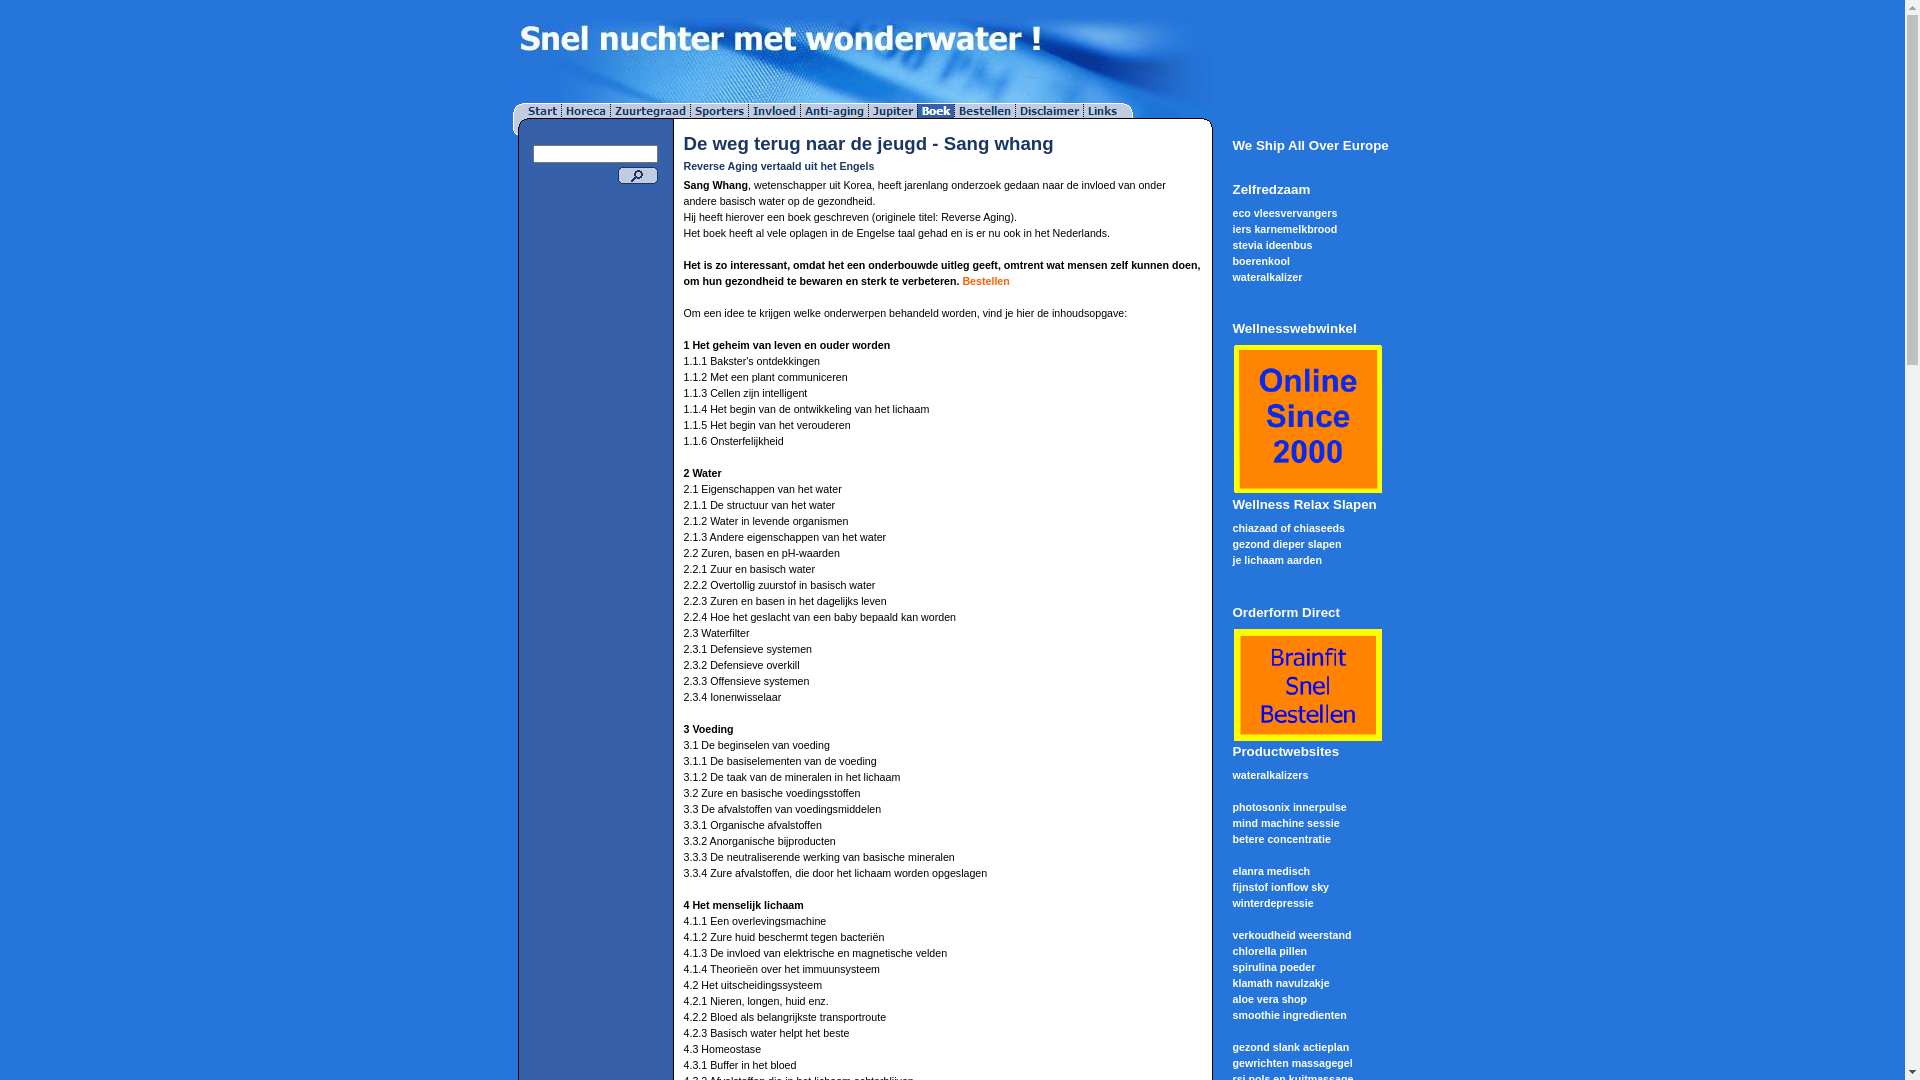  Describe the element at coordinates (1231, 870) in the screenshot. I see `'elanra medisch'` at that location.